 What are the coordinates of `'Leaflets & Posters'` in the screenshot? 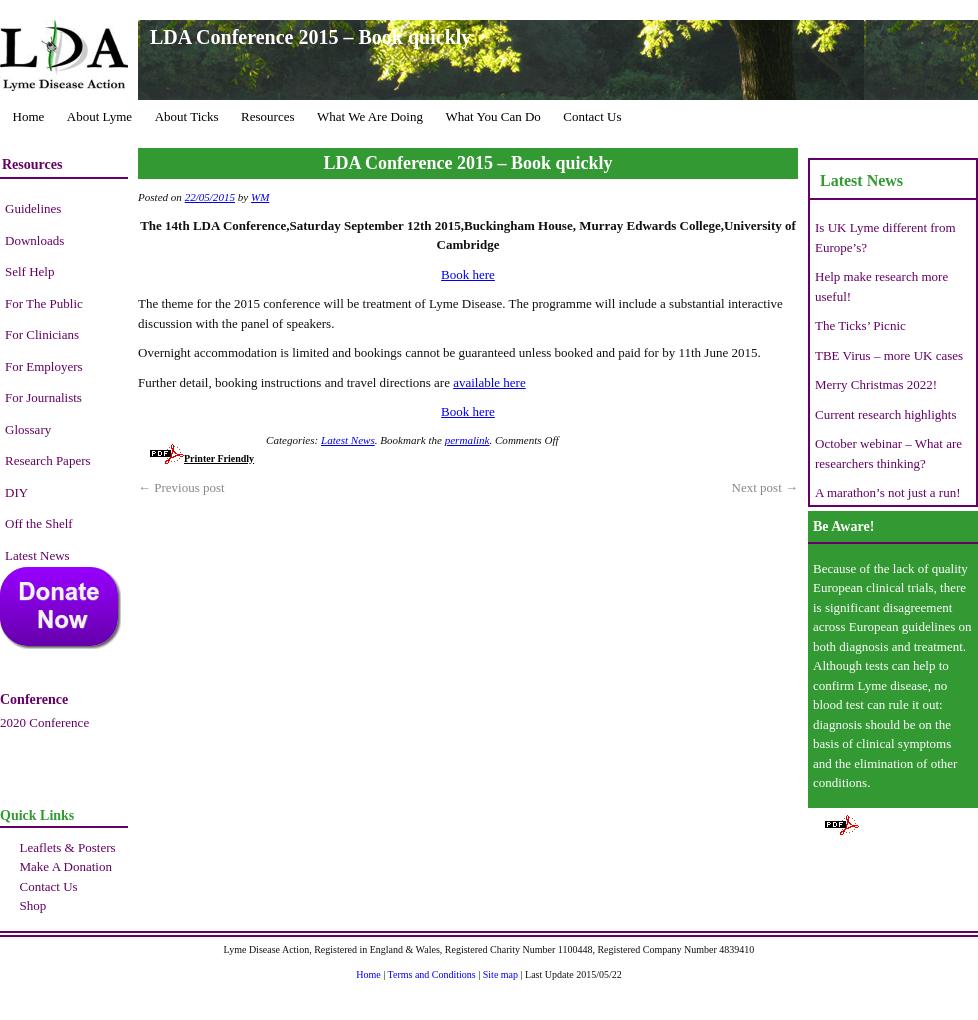 It's located at (66, 846).